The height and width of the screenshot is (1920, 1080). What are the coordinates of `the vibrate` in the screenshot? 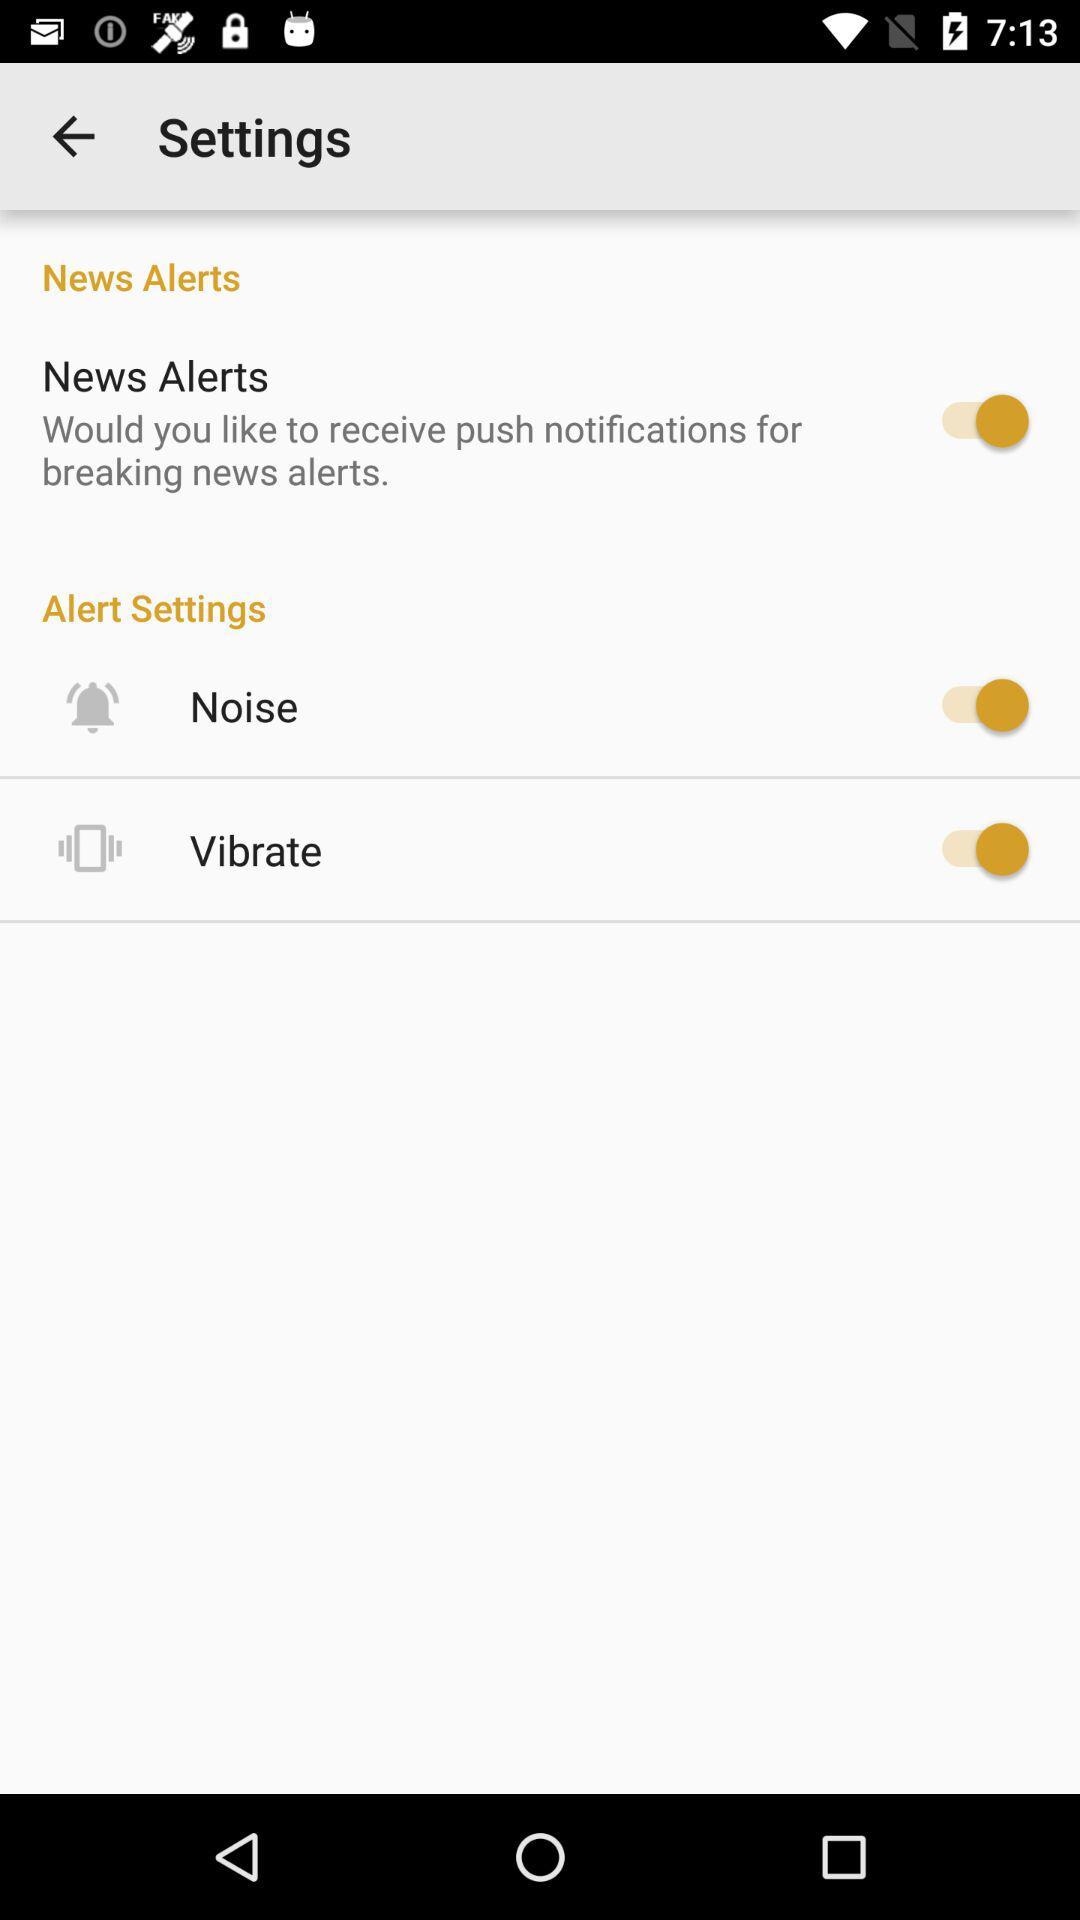 It's located at (255, 849).